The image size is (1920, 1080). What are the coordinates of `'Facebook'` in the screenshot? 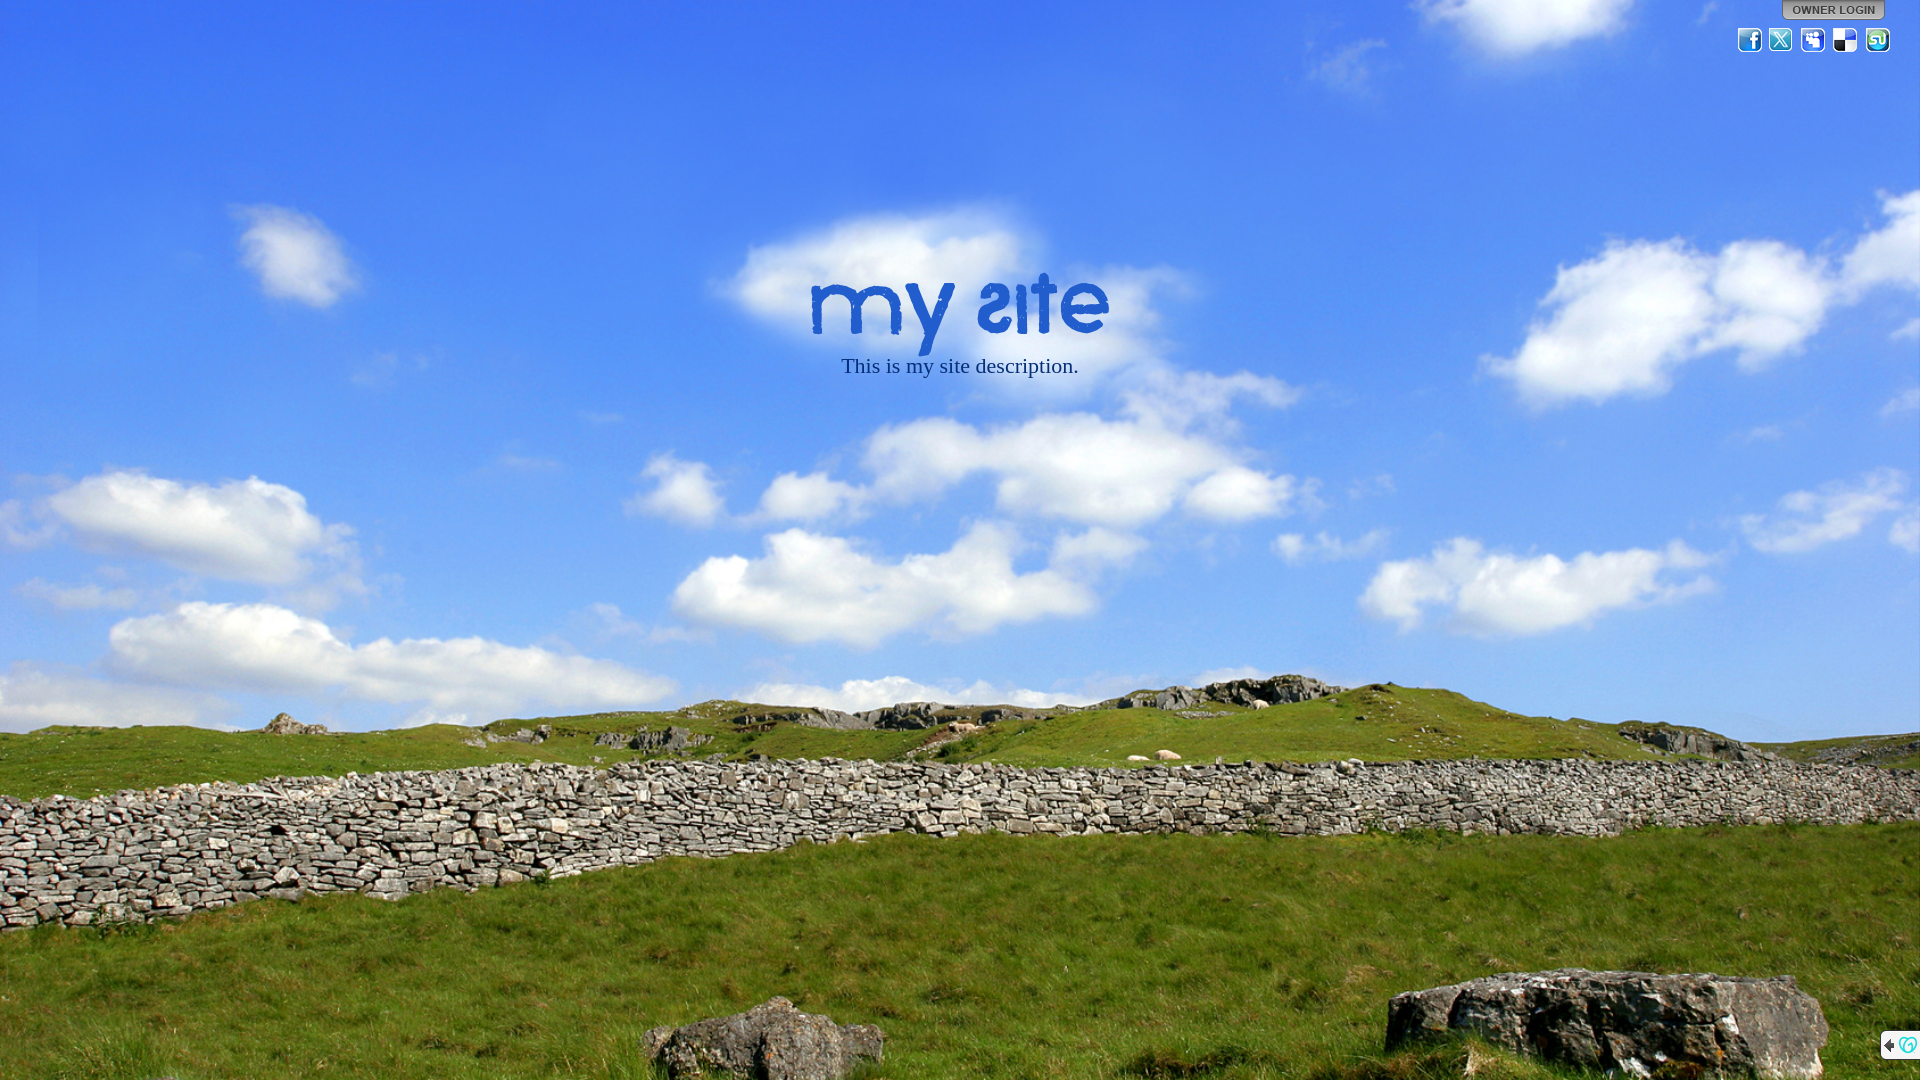 It's located at (1749, 39).